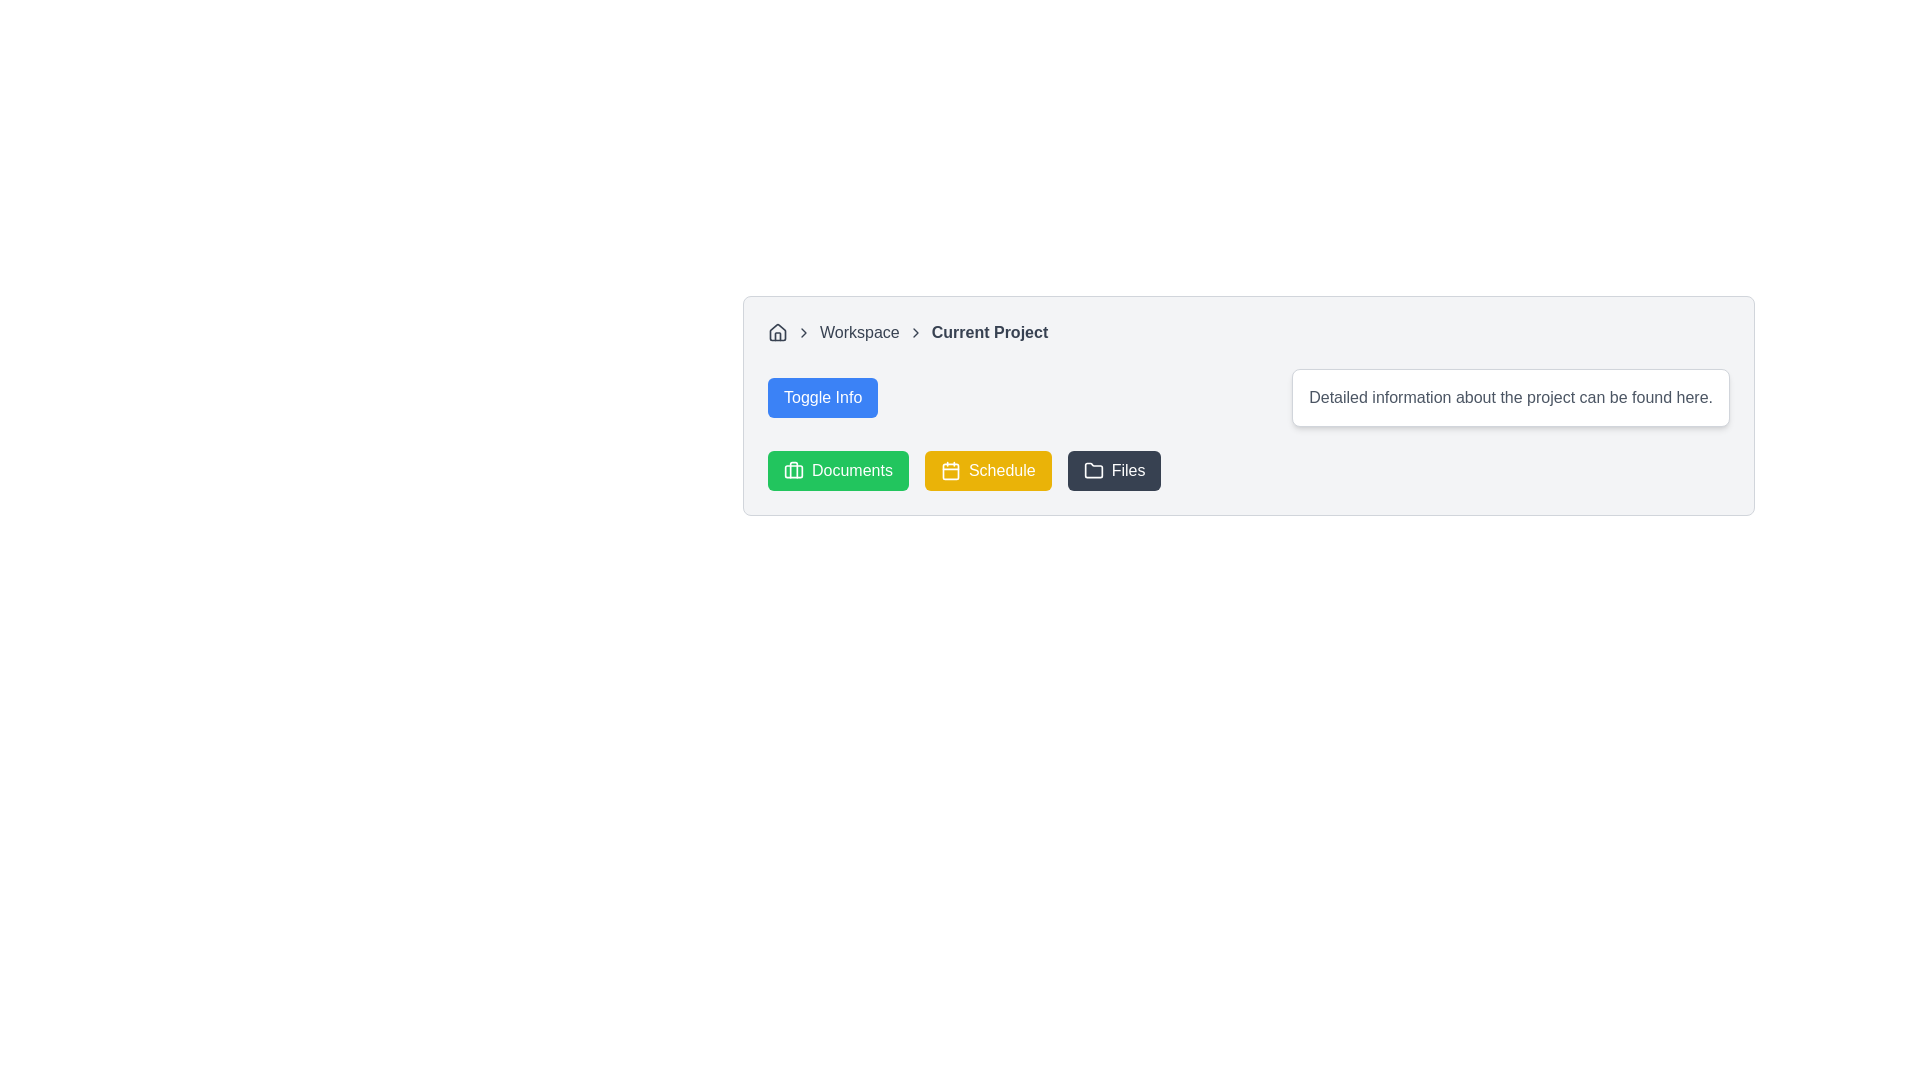  What do you see at coordinates (949, 471) in the screenshot?
I see `the calendar icon component located beside the 'Schedule' label button` at bounding box center [949, 471].